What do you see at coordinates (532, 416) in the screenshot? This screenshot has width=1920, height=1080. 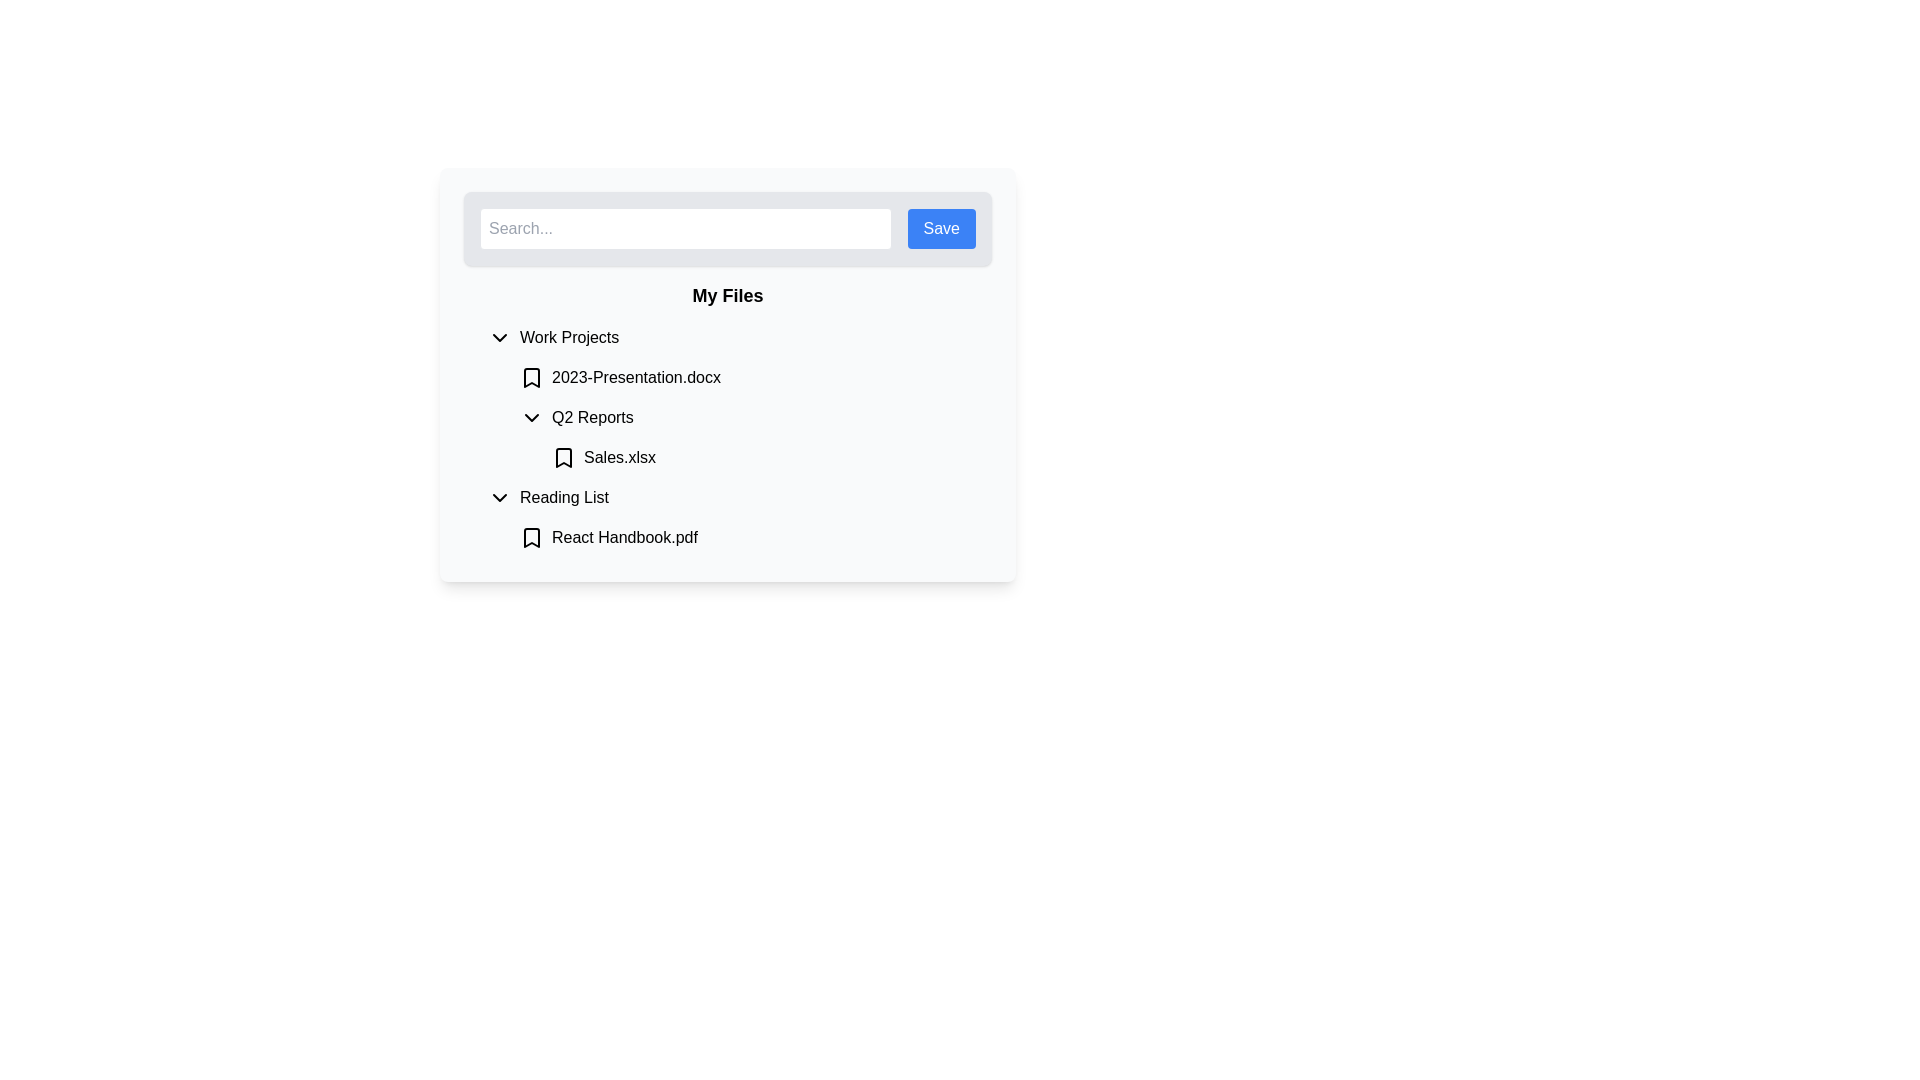 I see `the downward-pointing chevron icon in the 'Q2 Reports' row` at bounding box center [532, 416].